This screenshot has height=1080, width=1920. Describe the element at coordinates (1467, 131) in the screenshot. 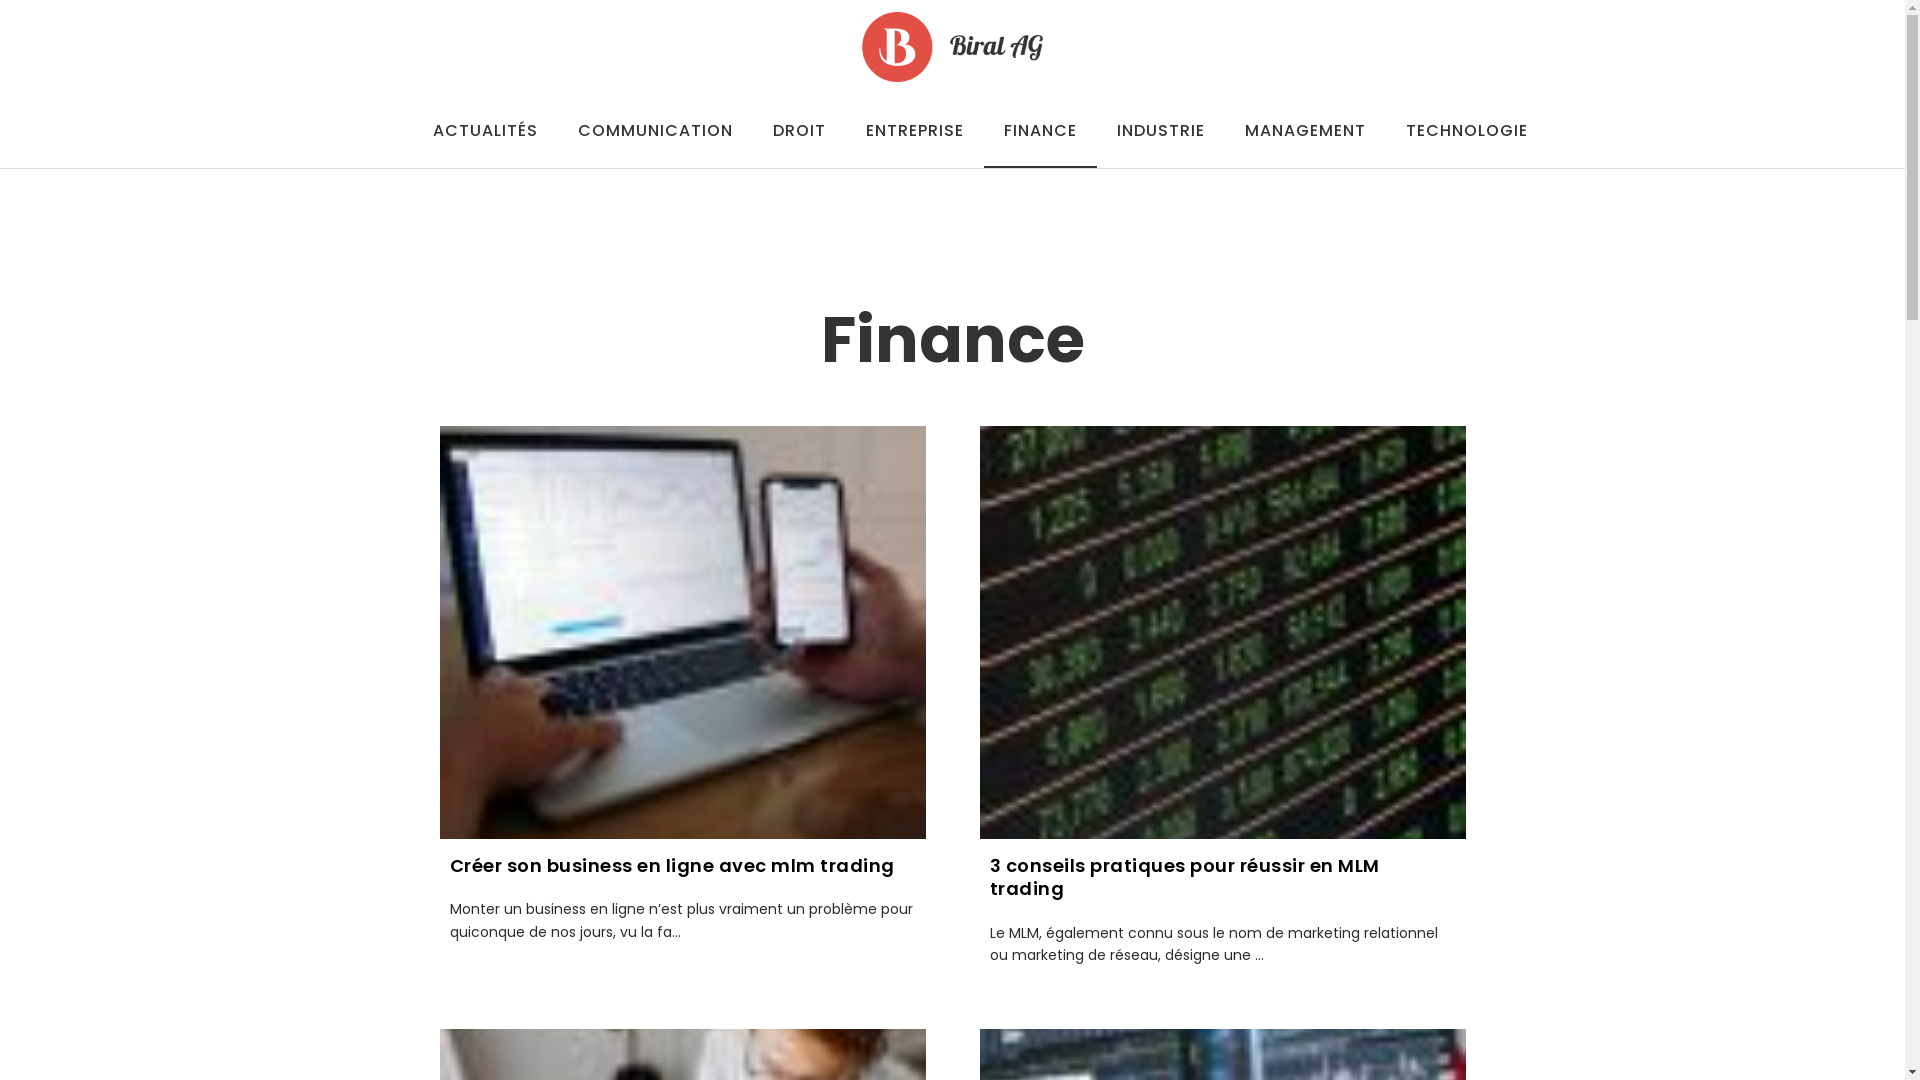

I see `'TECHNOLOGIE'` at that location.